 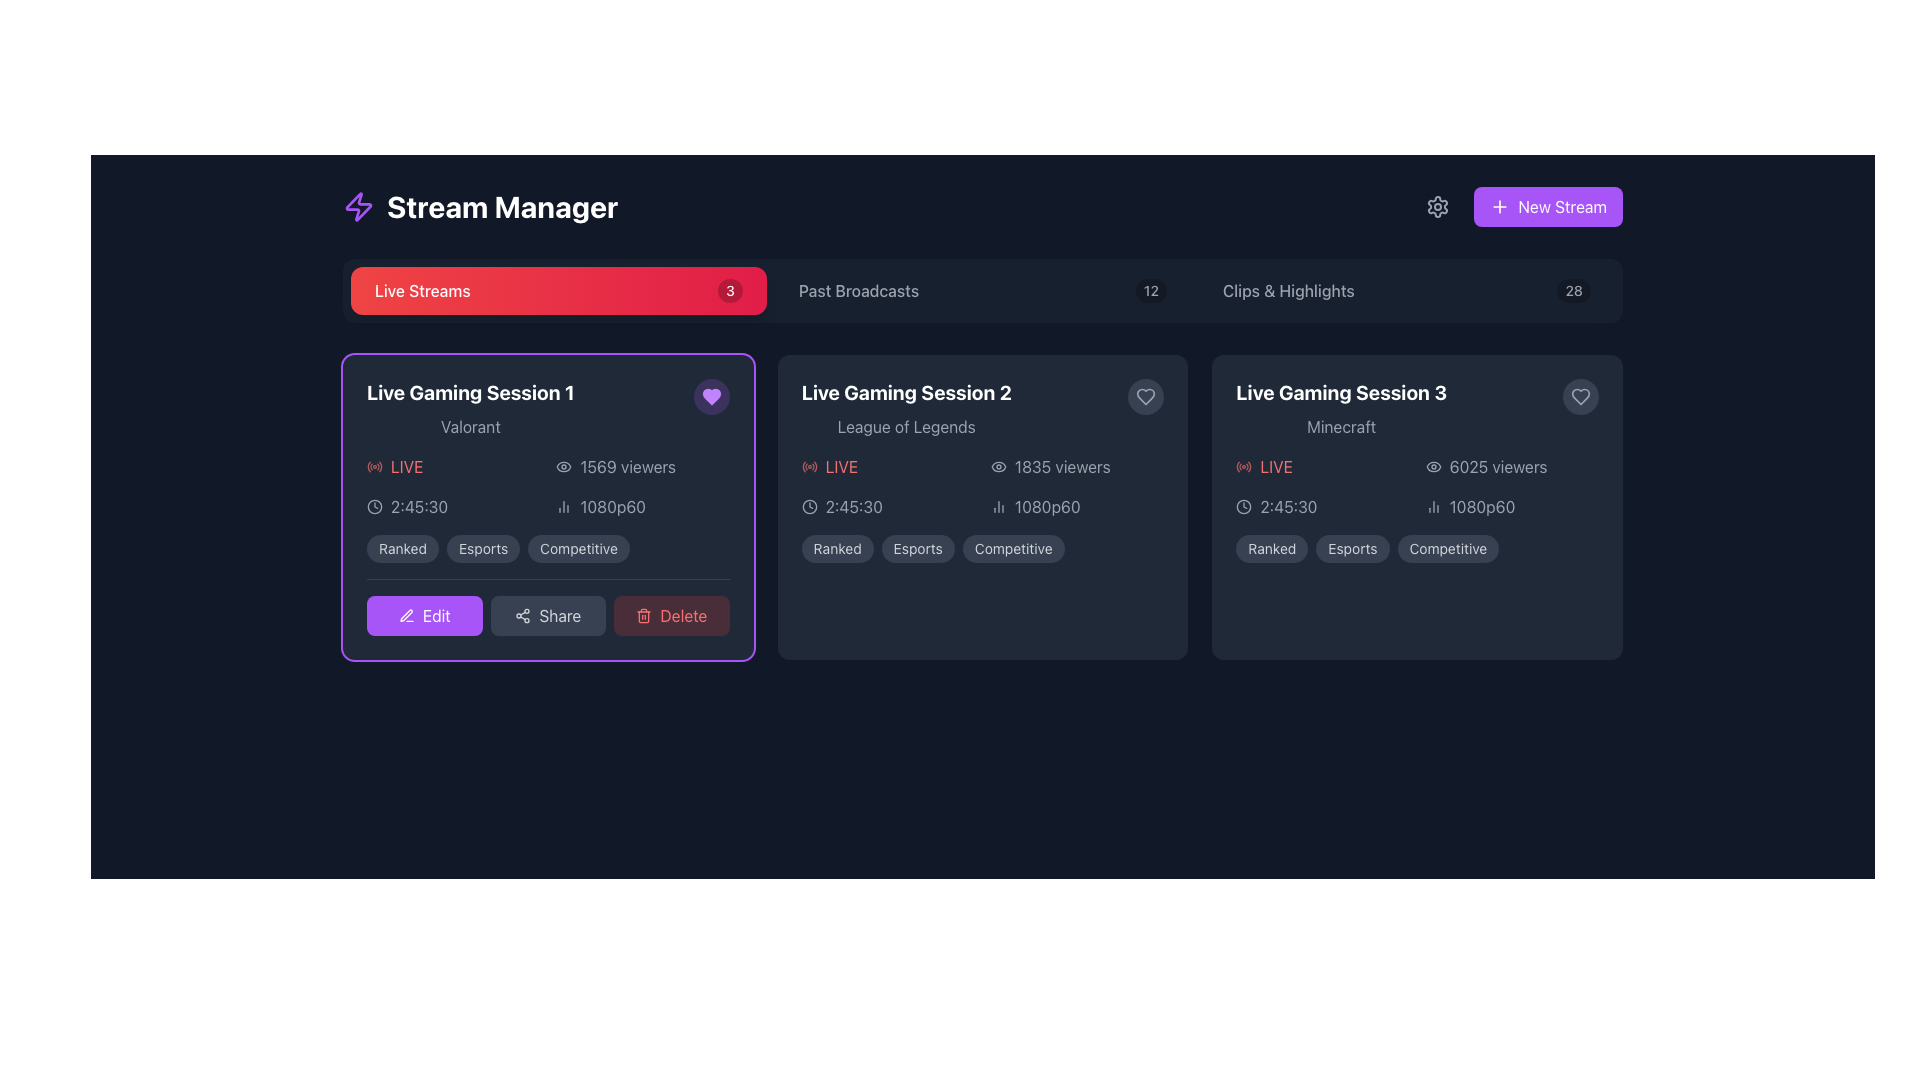 What do you see at coordinates (1076, 466) in the screenshot?
I see `the '1835 viewers' text label with eye icon in the second card of the 'Live Gaming Session 2' segment` at bounding box center [1076, 466].